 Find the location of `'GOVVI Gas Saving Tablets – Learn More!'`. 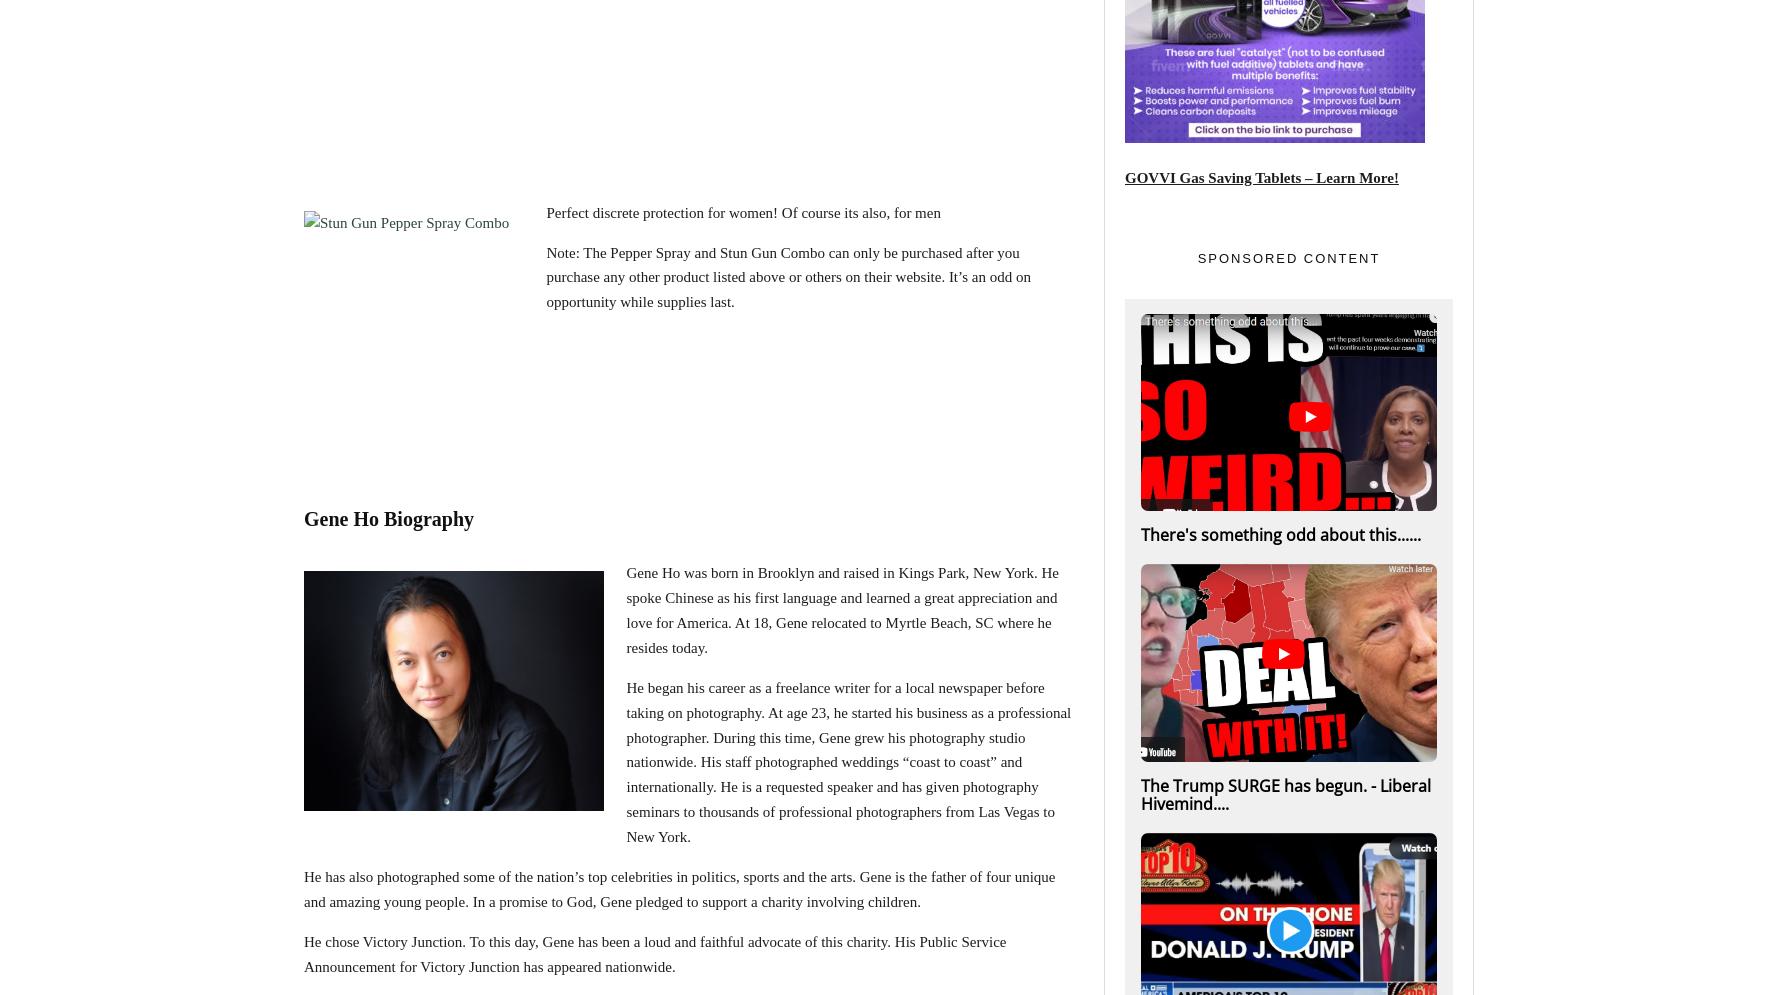

'GOVVI Gas Saving Tablets – Learn More!' is located at coordinates (1260, 178).